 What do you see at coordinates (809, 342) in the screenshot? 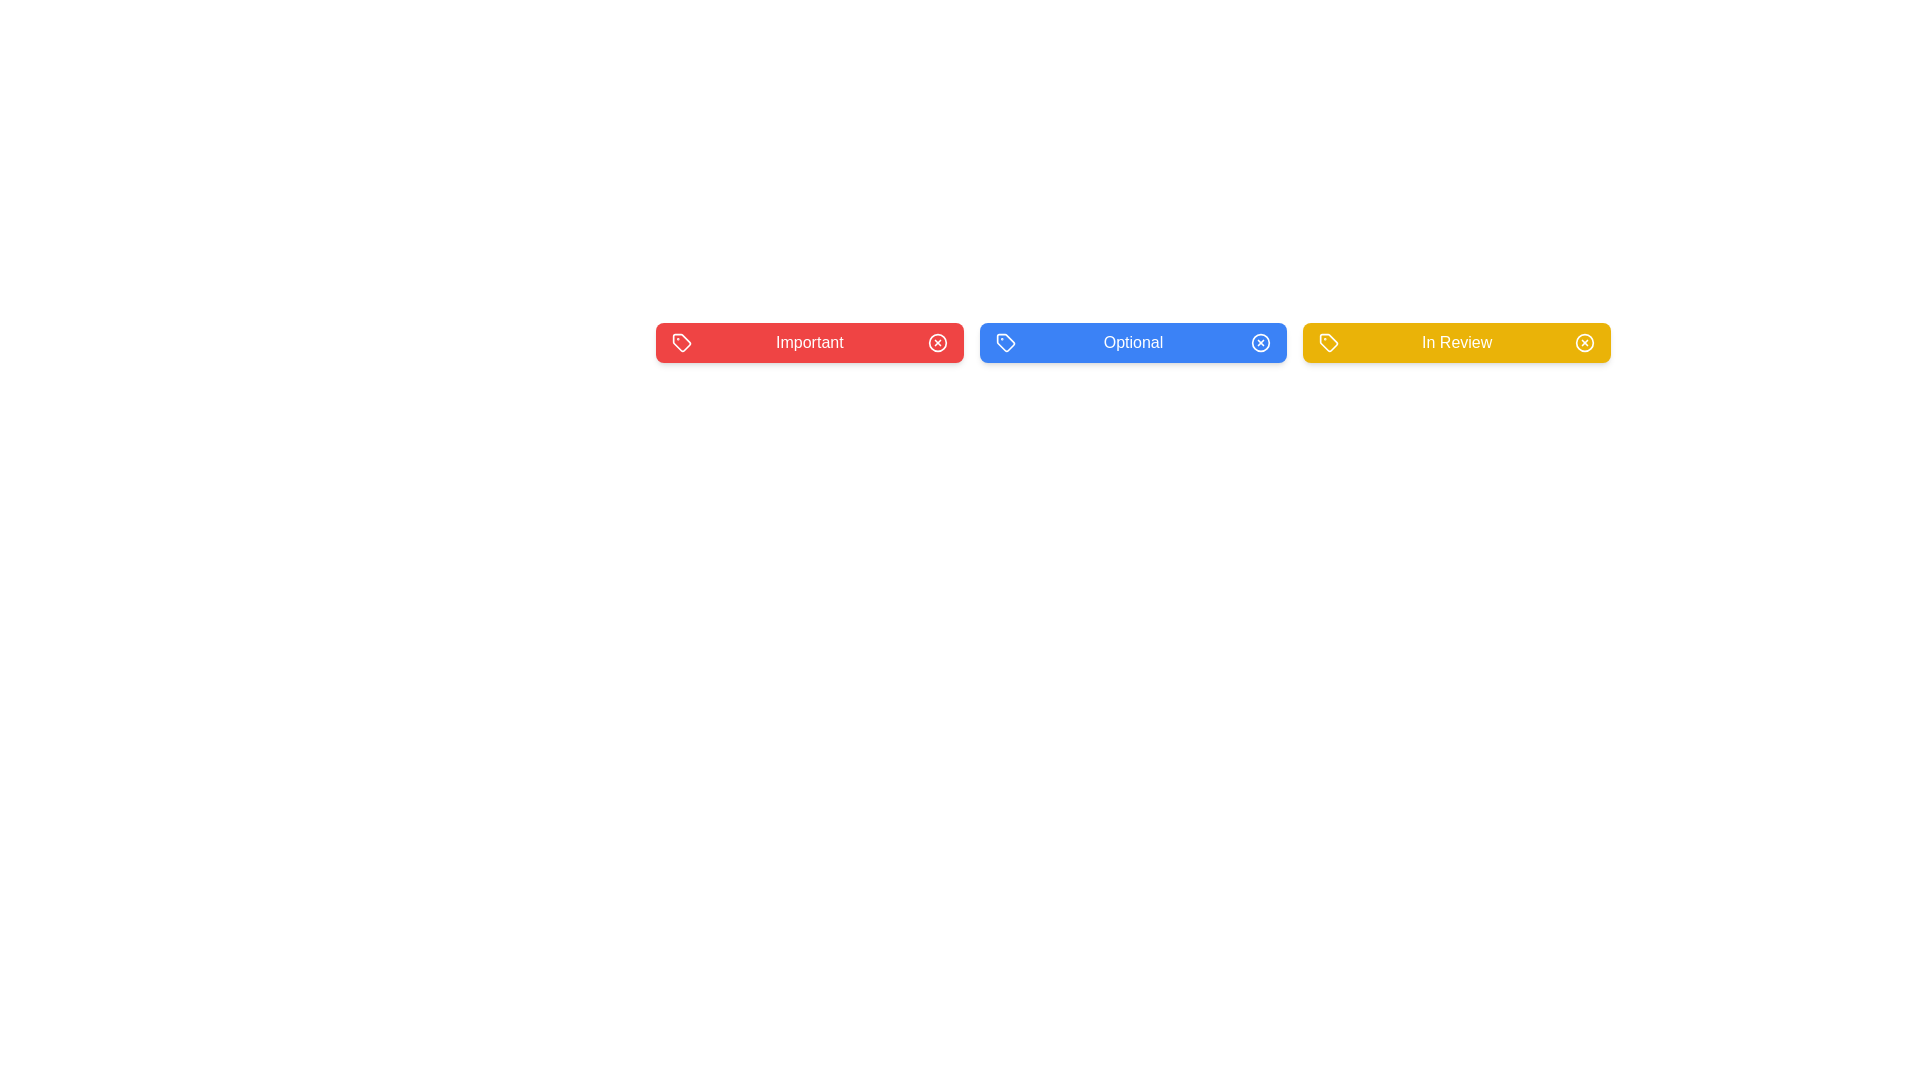
I see `the background of the Important tag` at bounding box center [809, 342].